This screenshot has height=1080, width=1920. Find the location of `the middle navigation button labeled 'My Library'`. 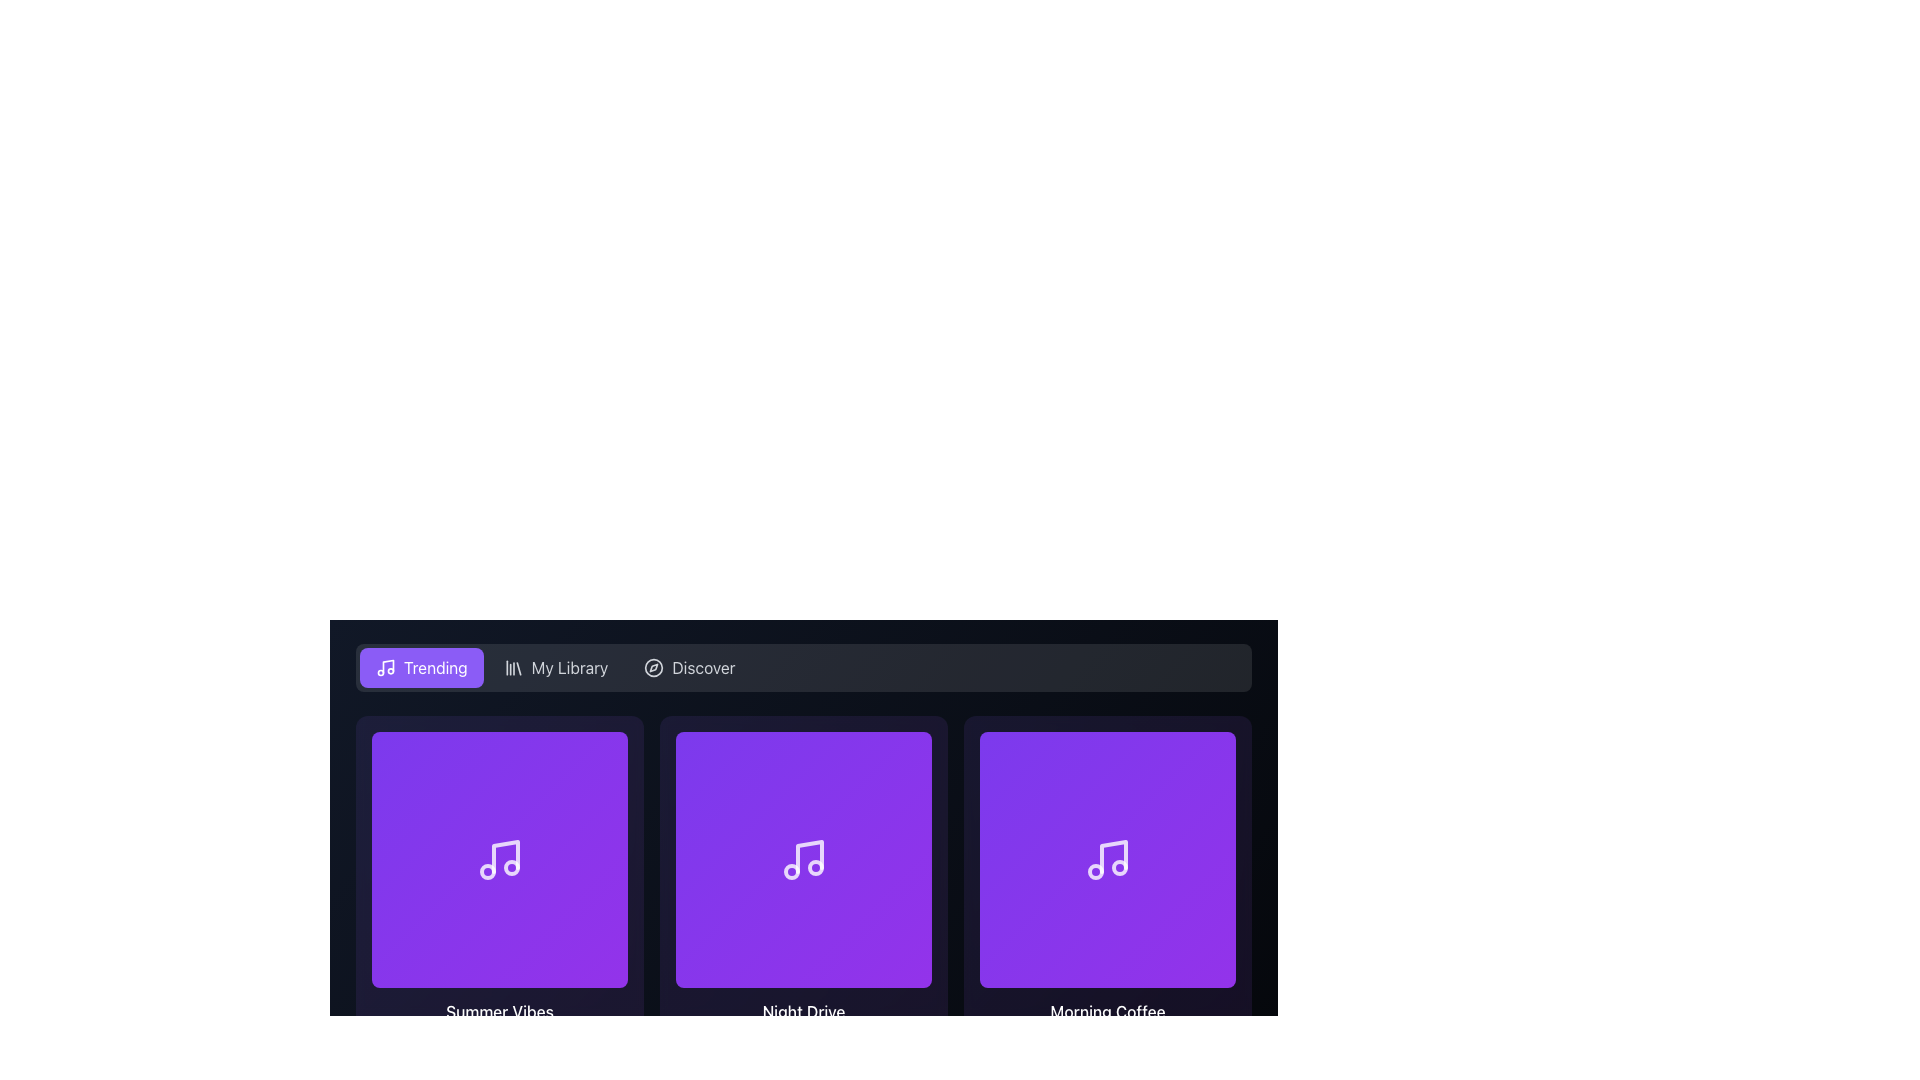

the middle navigation button labeled 'My Library' is located at coordinates (556, 667).